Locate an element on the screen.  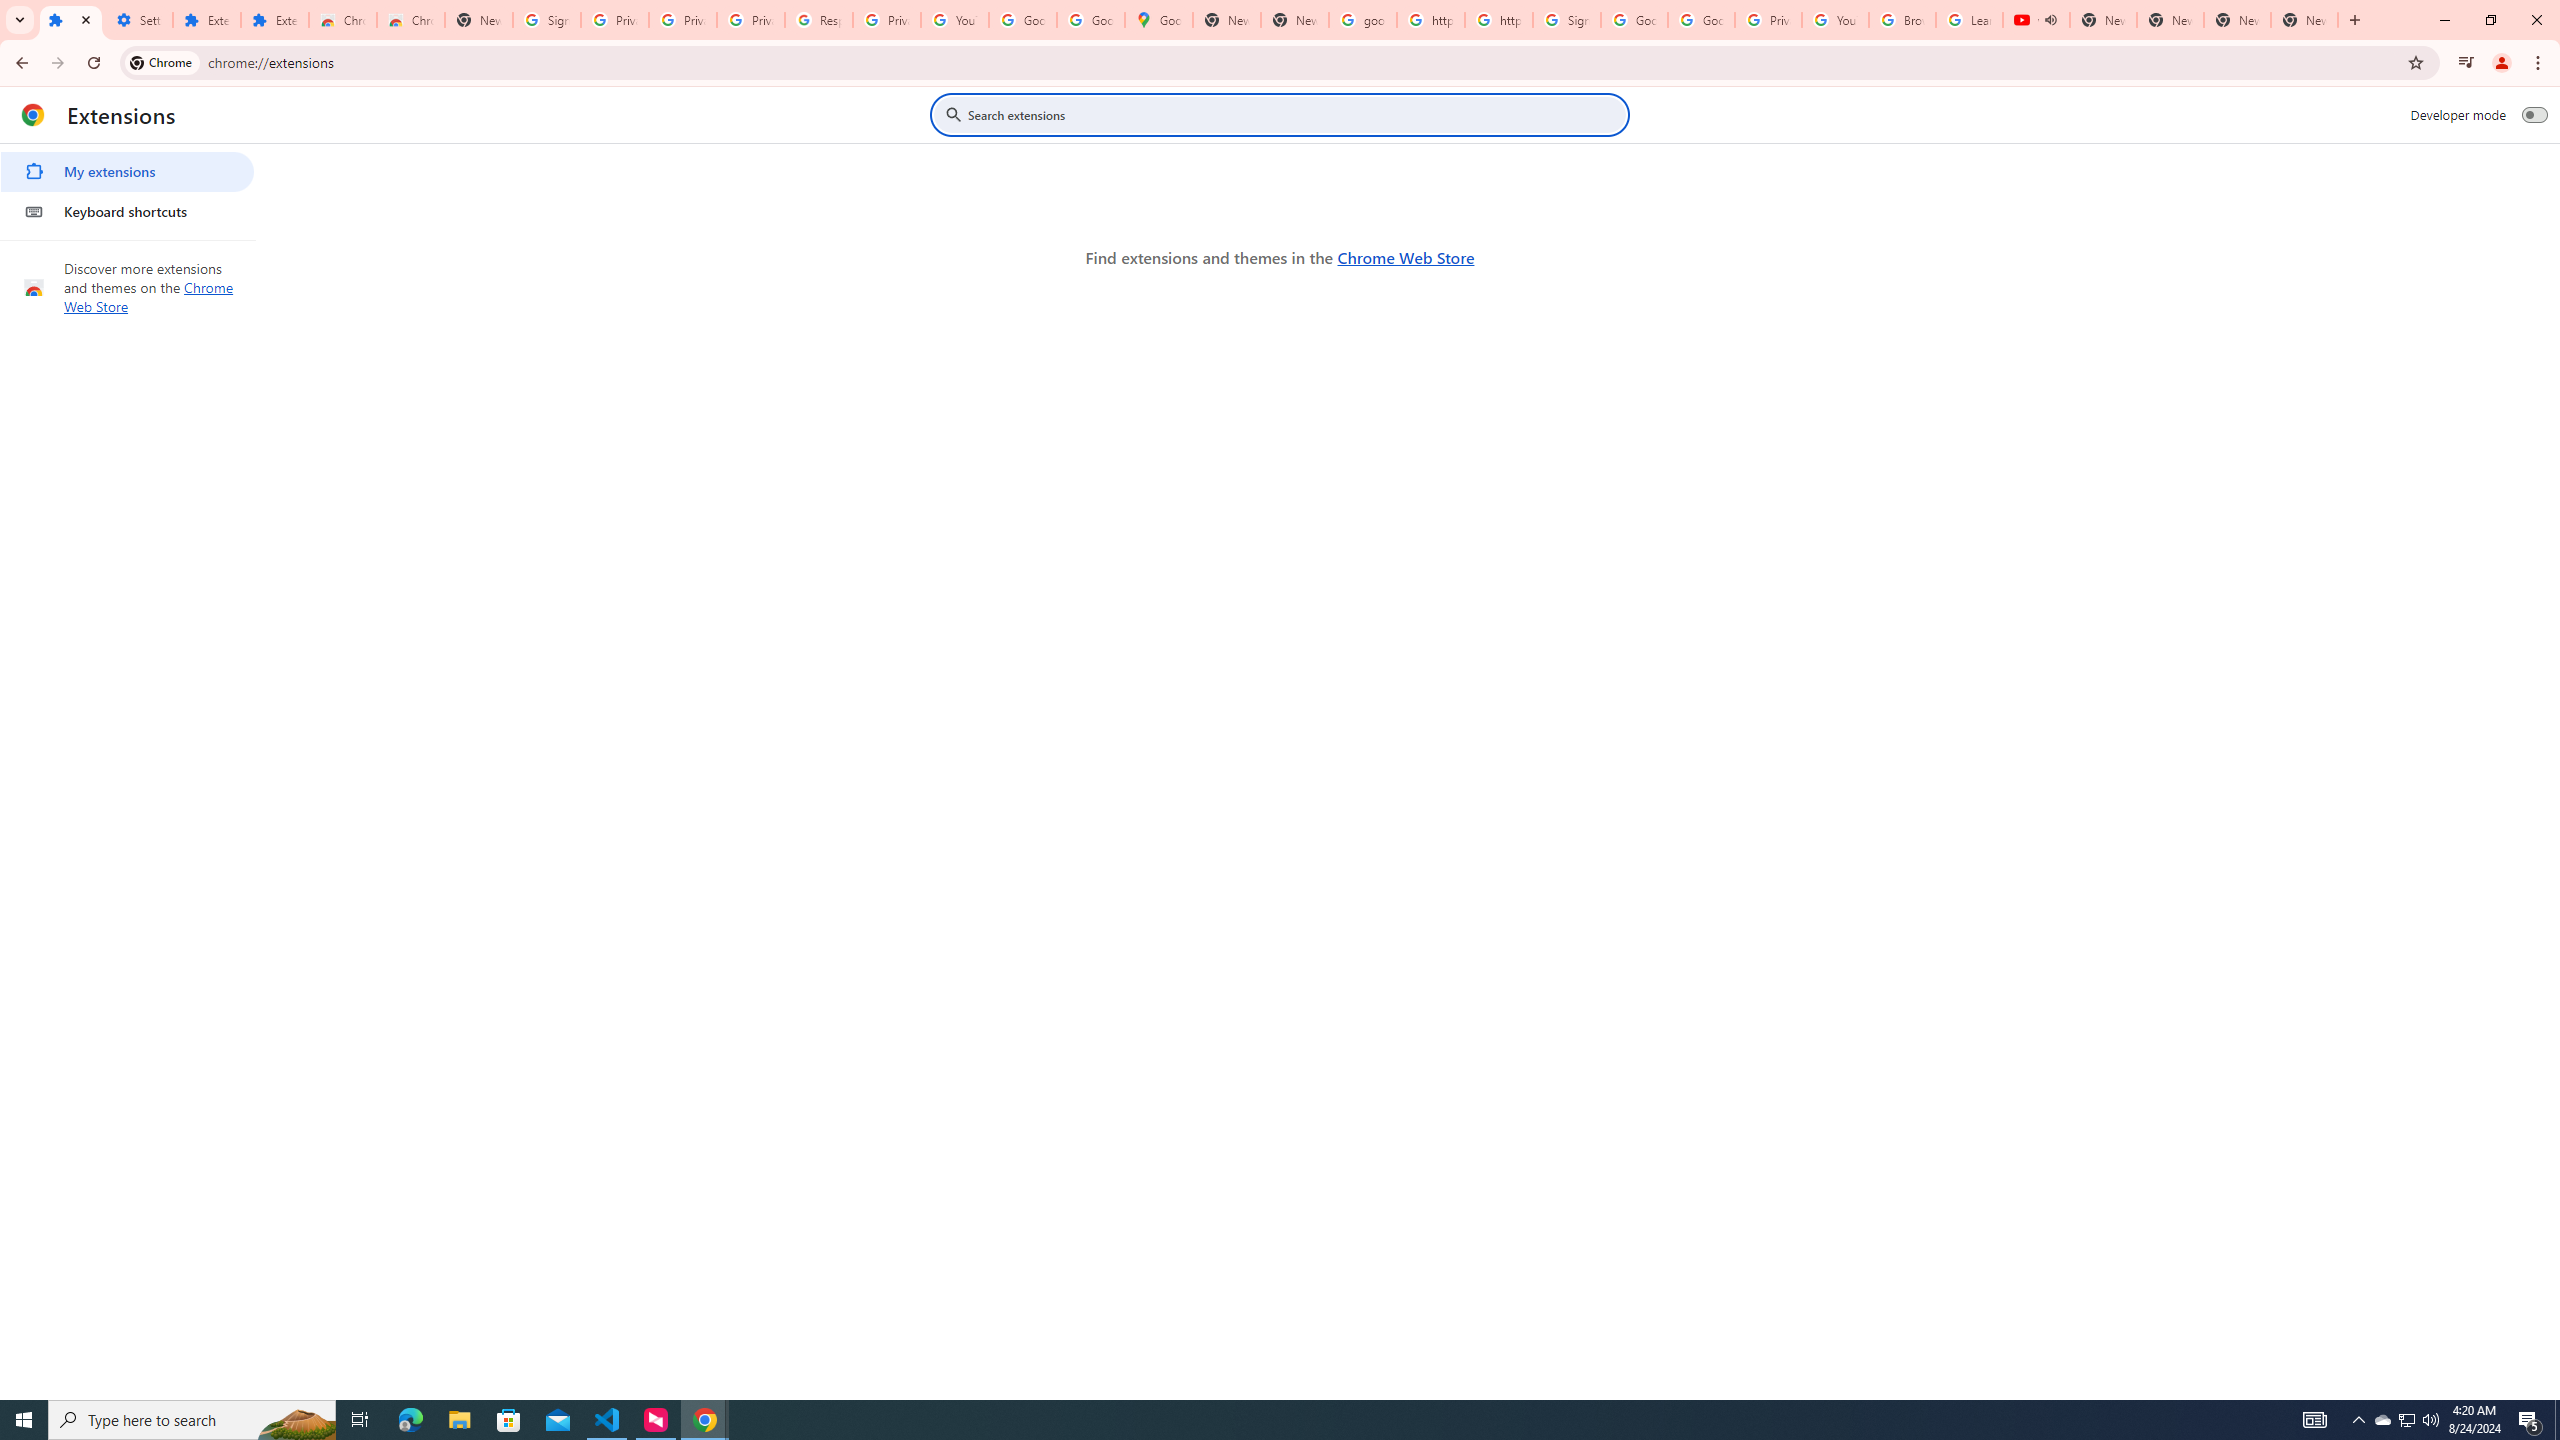
'Keyboard shortcuts' is located at coordinates (126, 210).